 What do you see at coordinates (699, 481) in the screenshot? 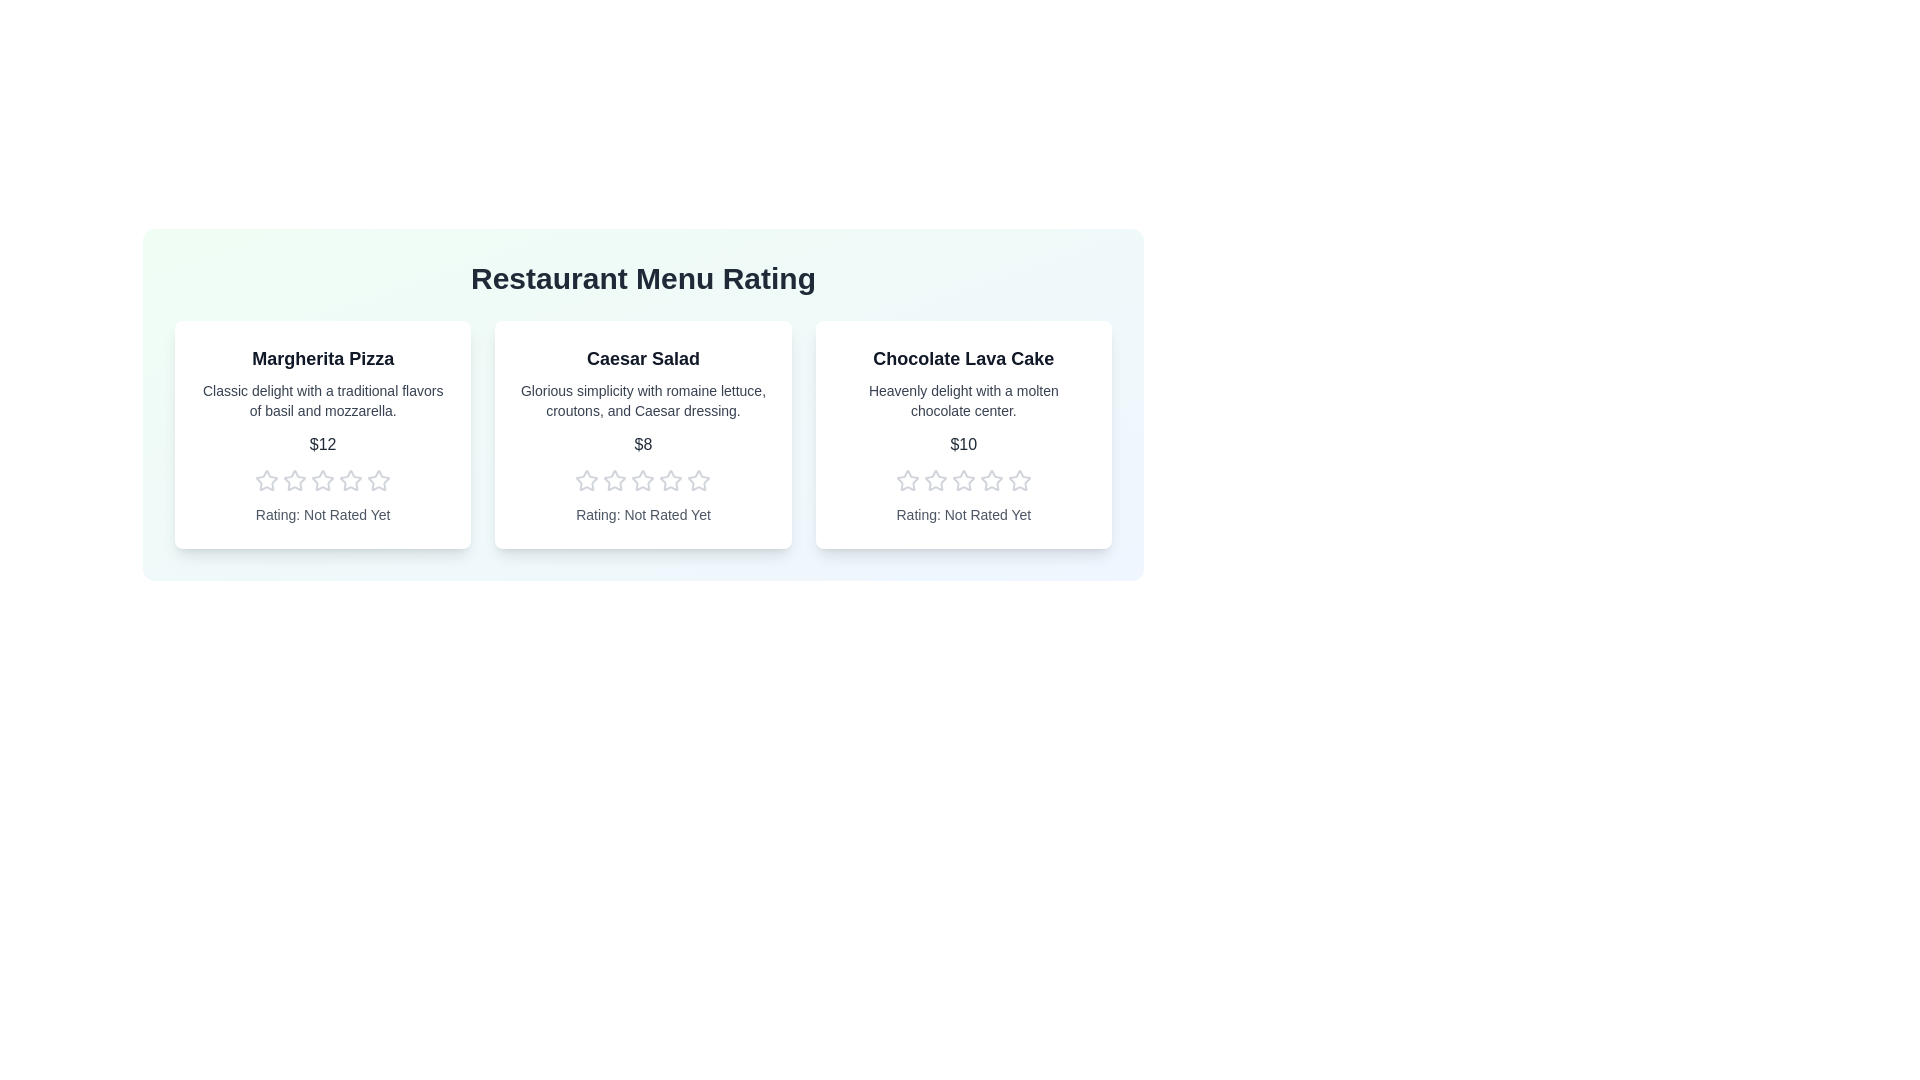
I see `the star corresponding to the desired rating 5 for the menu item Caesar Salad` at bounding box center [699, 481].